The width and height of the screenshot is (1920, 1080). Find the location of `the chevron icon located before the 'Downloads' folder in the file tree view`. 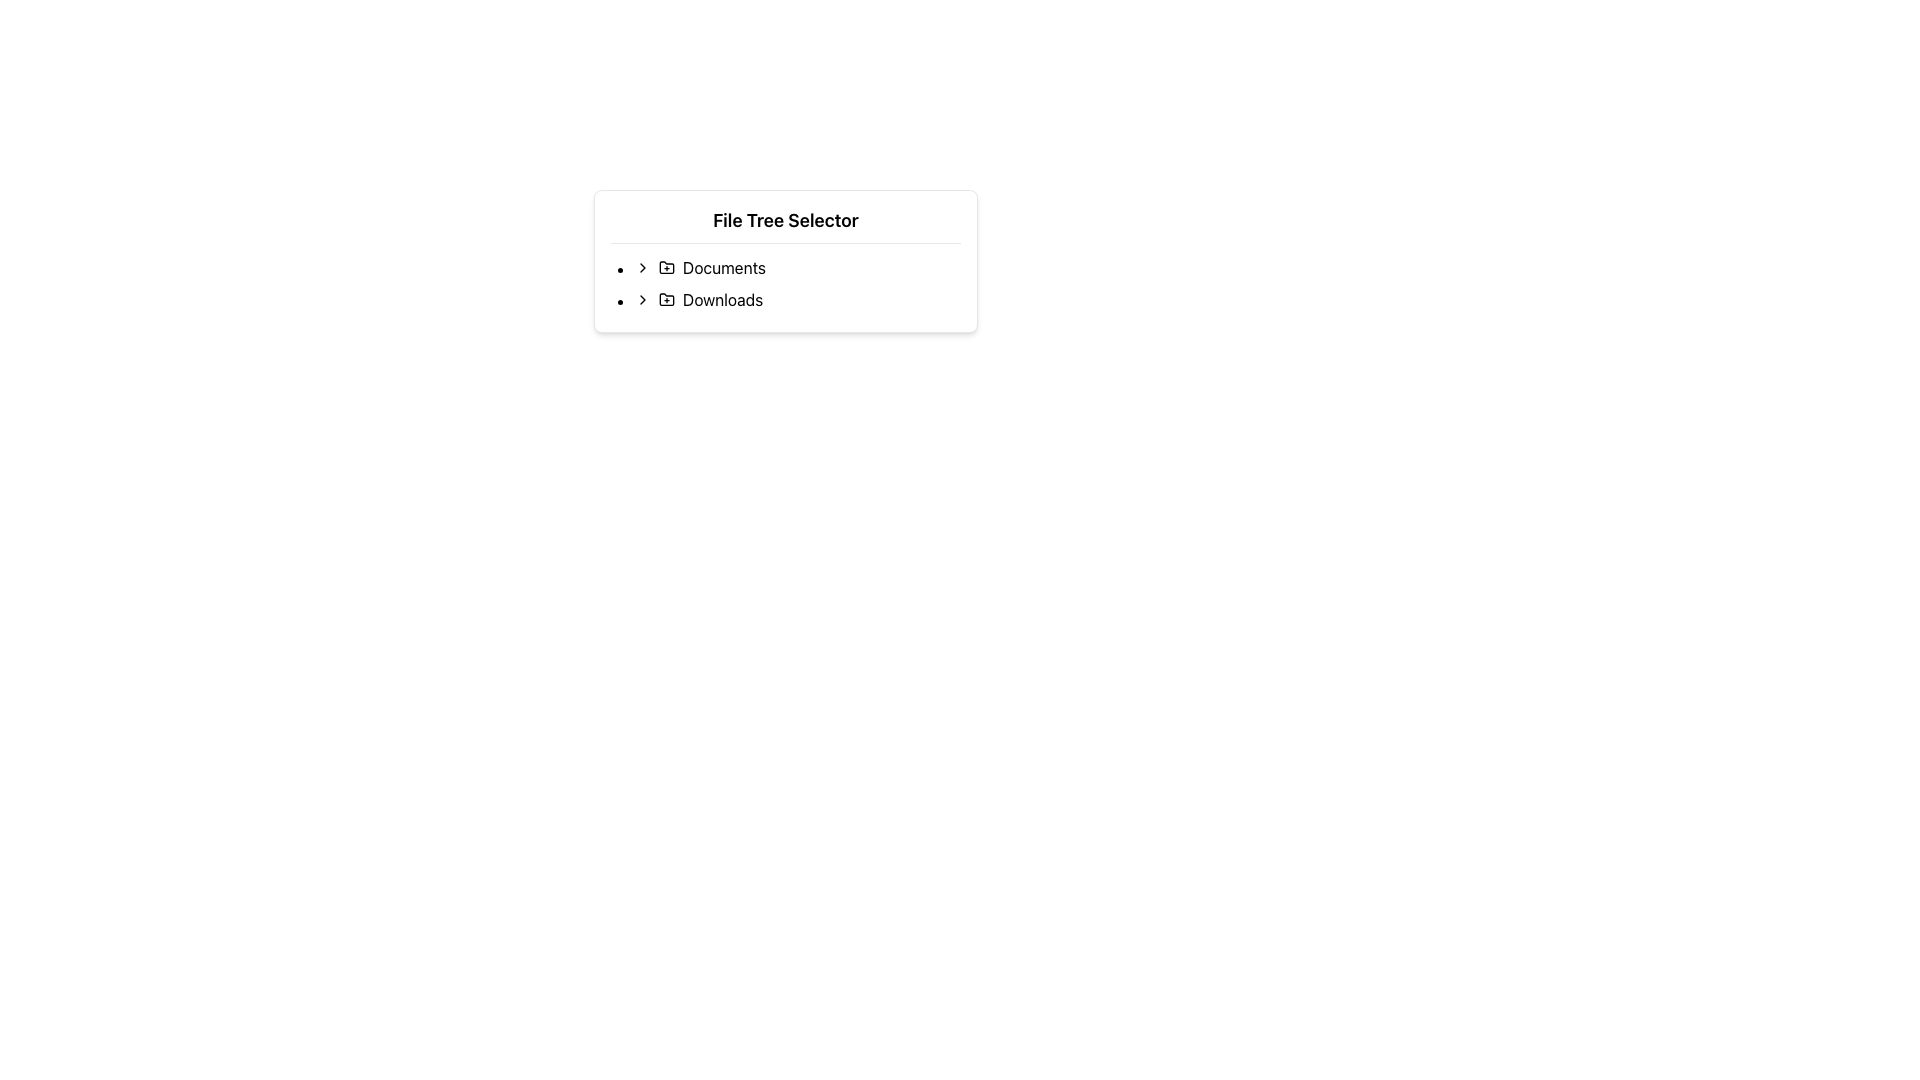

the chevron icon located before the 'Downloads' folder in the file tree view is located at coordinates (643, 300).